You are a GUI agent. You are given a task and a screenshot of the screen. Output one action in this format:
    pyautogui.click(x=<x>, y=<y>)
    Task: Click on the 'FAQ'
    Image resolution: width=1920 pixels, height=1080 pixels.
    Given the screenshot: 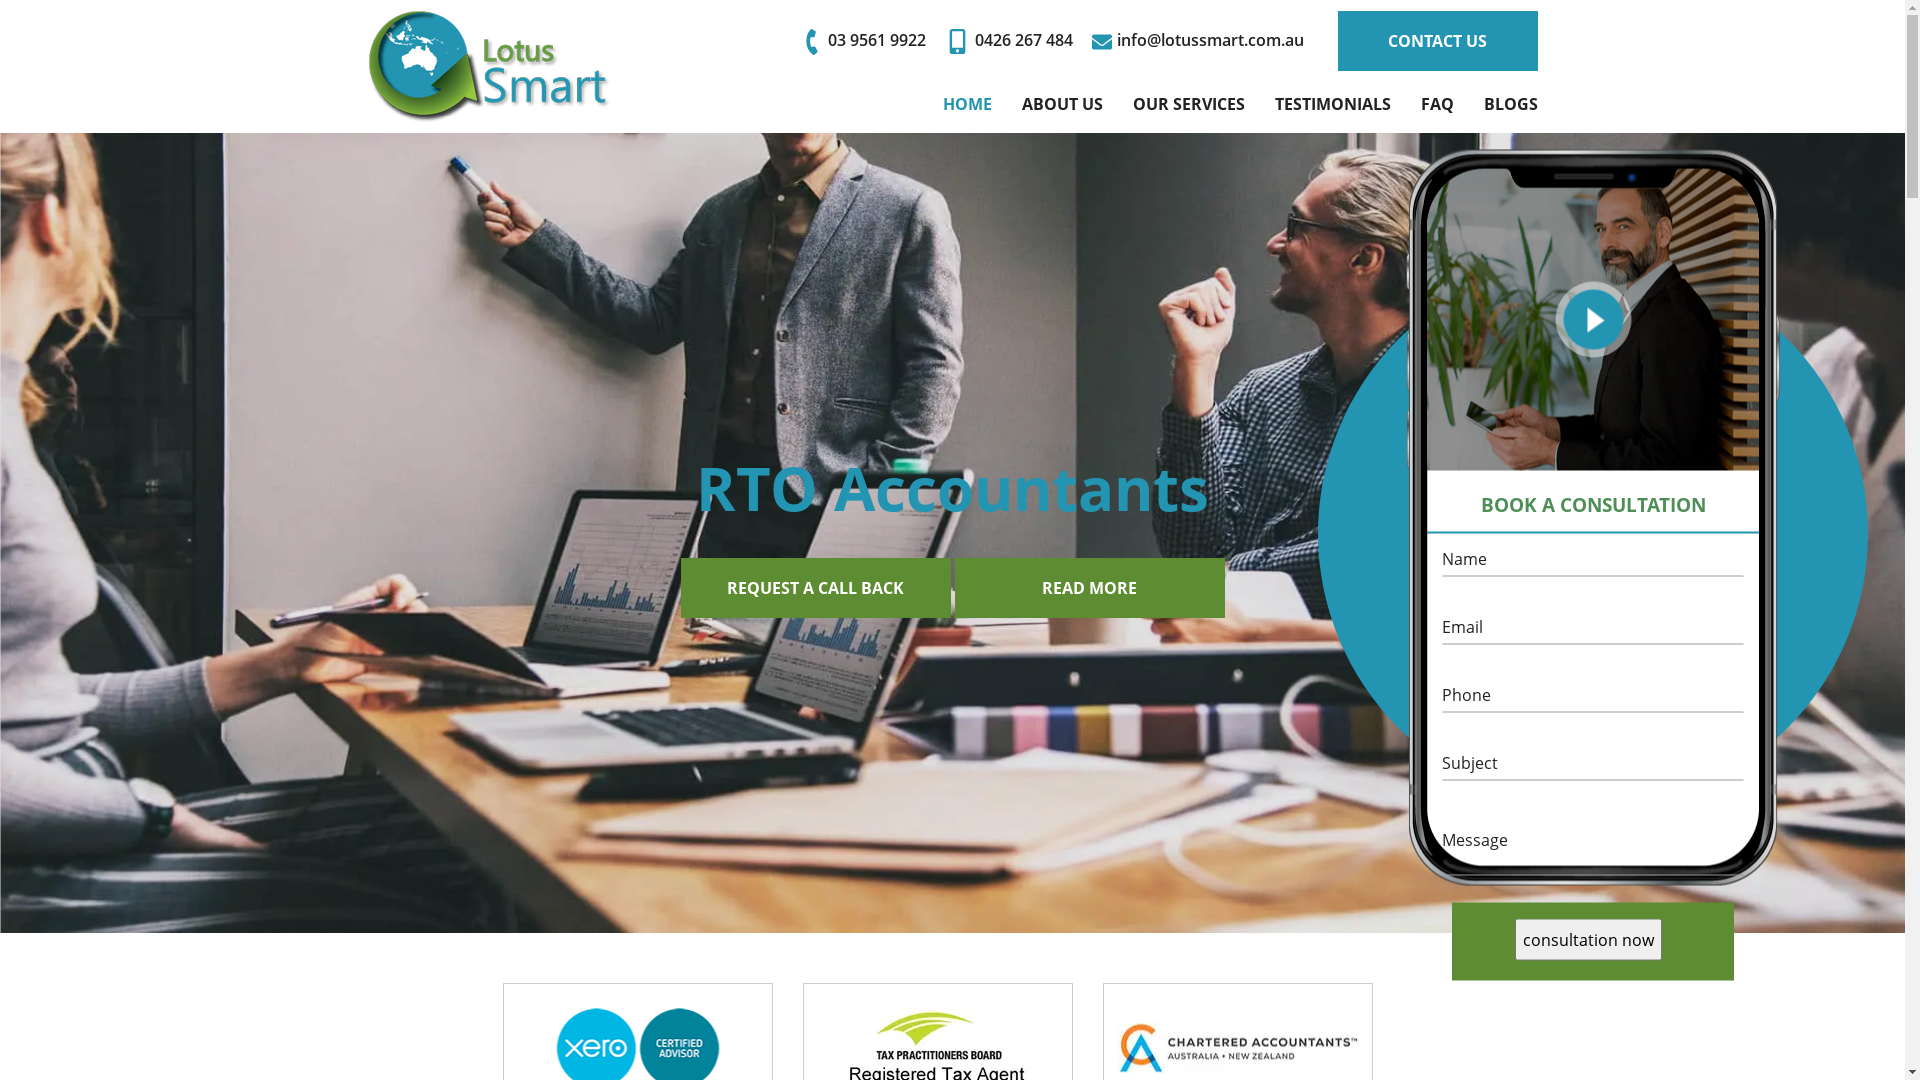 What is the action you would take?
    pyautogui.click(x=1435, y=104)
    